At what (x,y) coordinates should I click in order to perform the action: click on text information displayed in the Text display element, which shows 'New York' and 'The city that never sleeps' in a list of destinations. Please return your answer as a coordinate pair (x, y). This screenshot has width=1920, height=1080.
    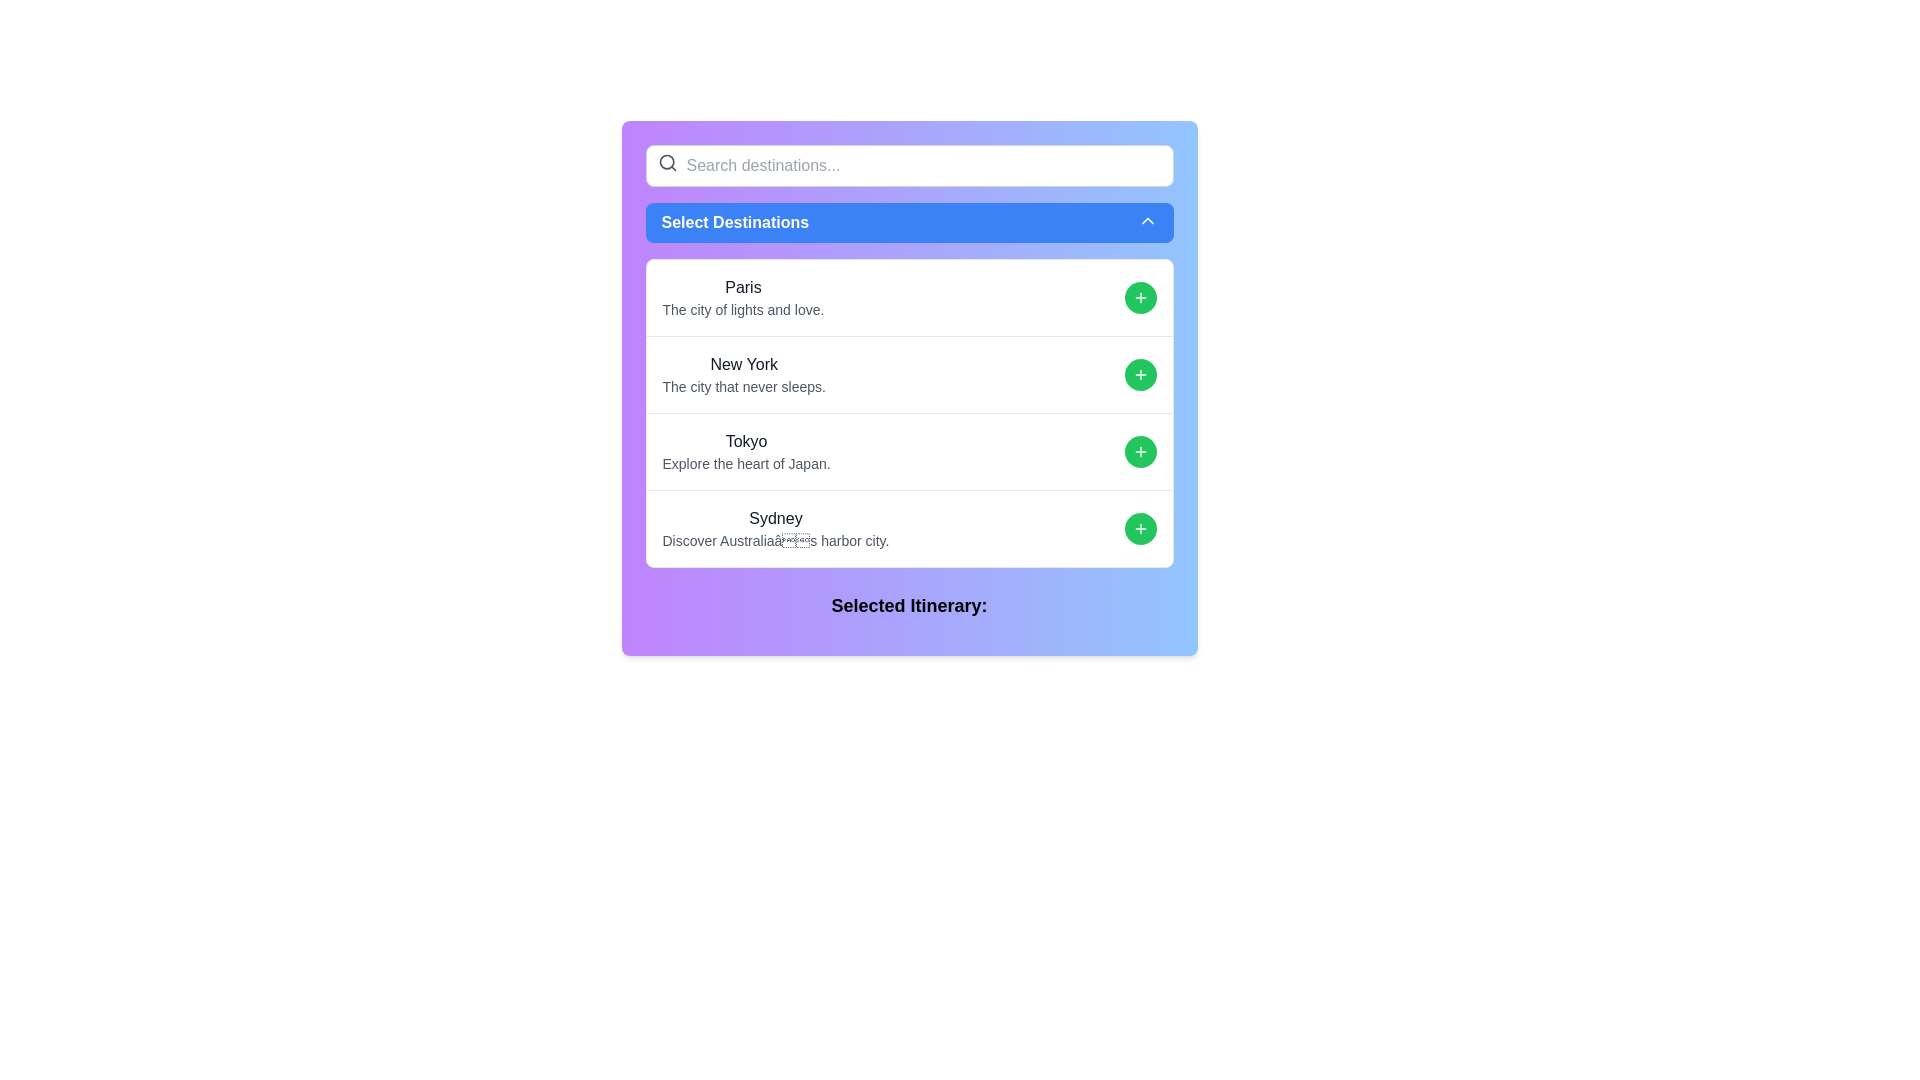
    Looking at the image, I should click on (743, 374).